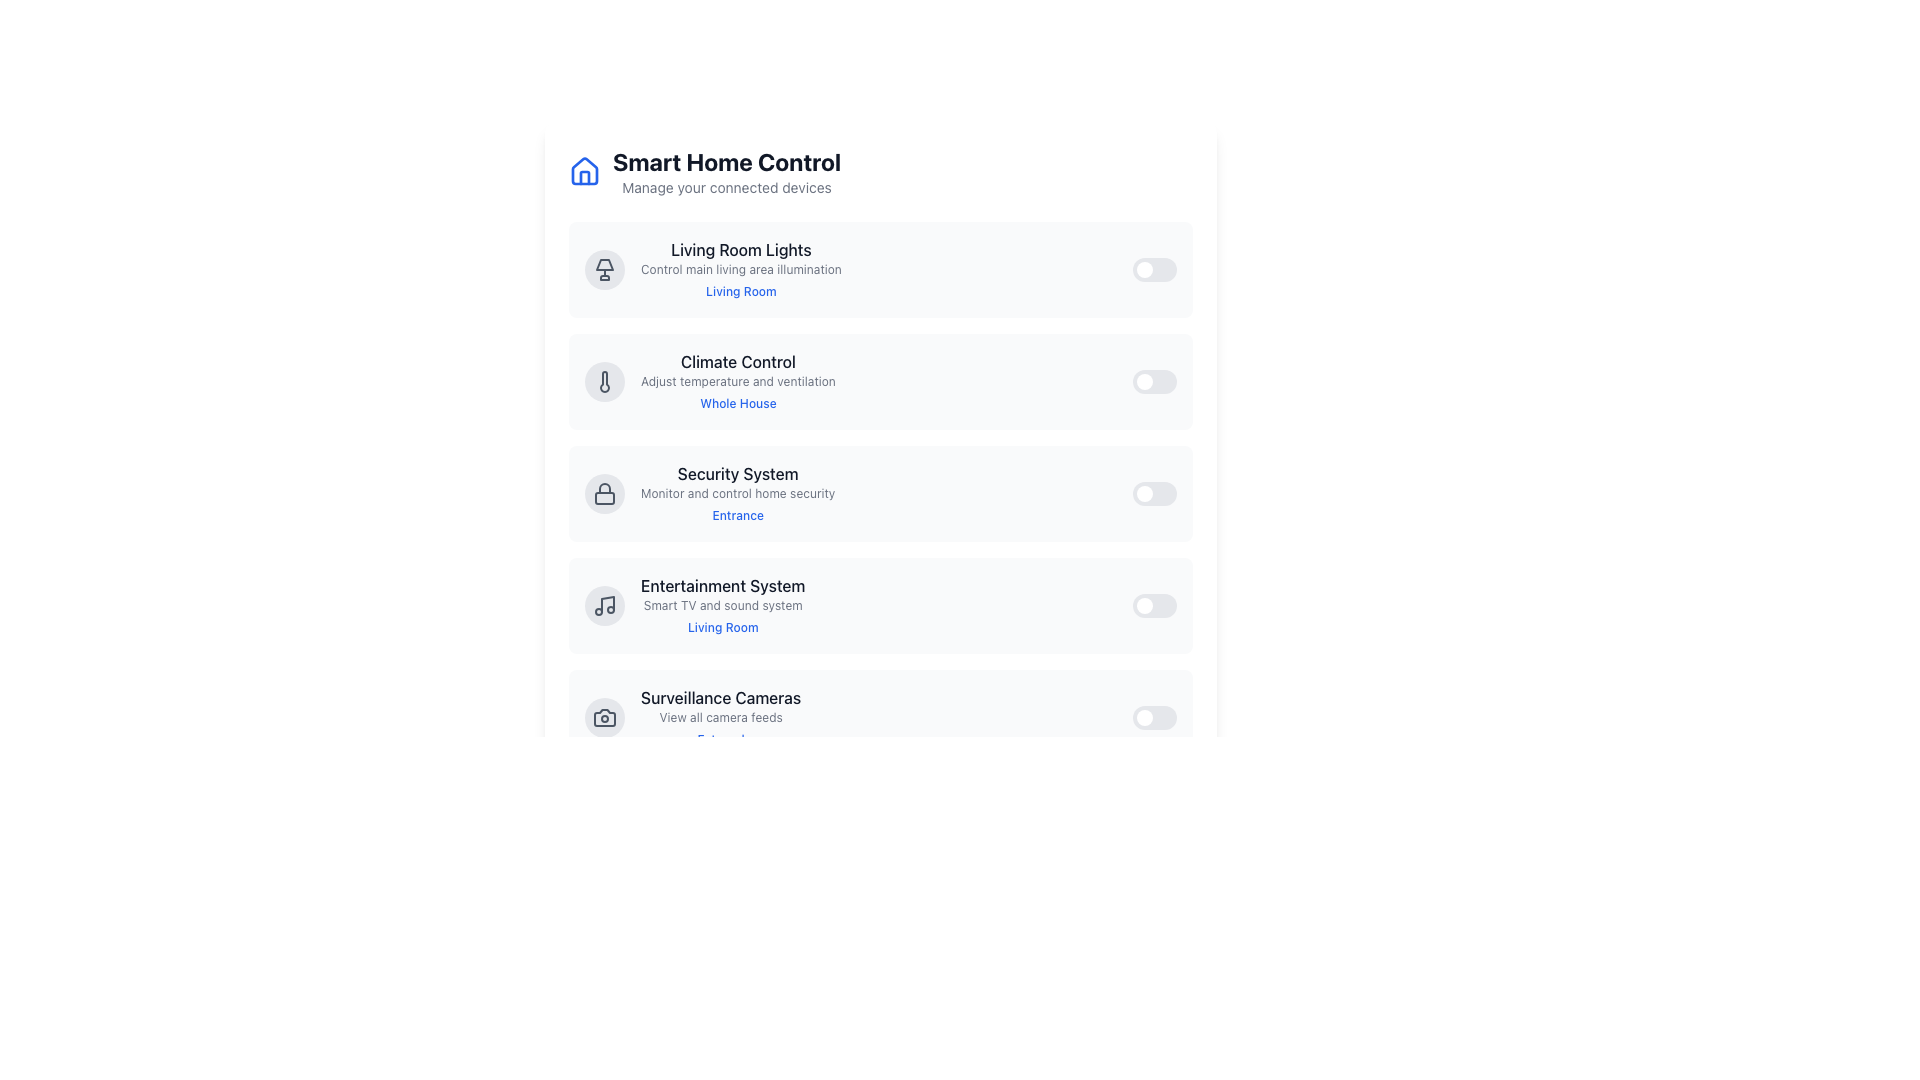 This screenshot has width=1920, height=1080. I want to click on the hyperlink text 'External' located in the informative text block that displays 'Surveillance Cameras' and 'View all camera feeds', so click(720, 716).